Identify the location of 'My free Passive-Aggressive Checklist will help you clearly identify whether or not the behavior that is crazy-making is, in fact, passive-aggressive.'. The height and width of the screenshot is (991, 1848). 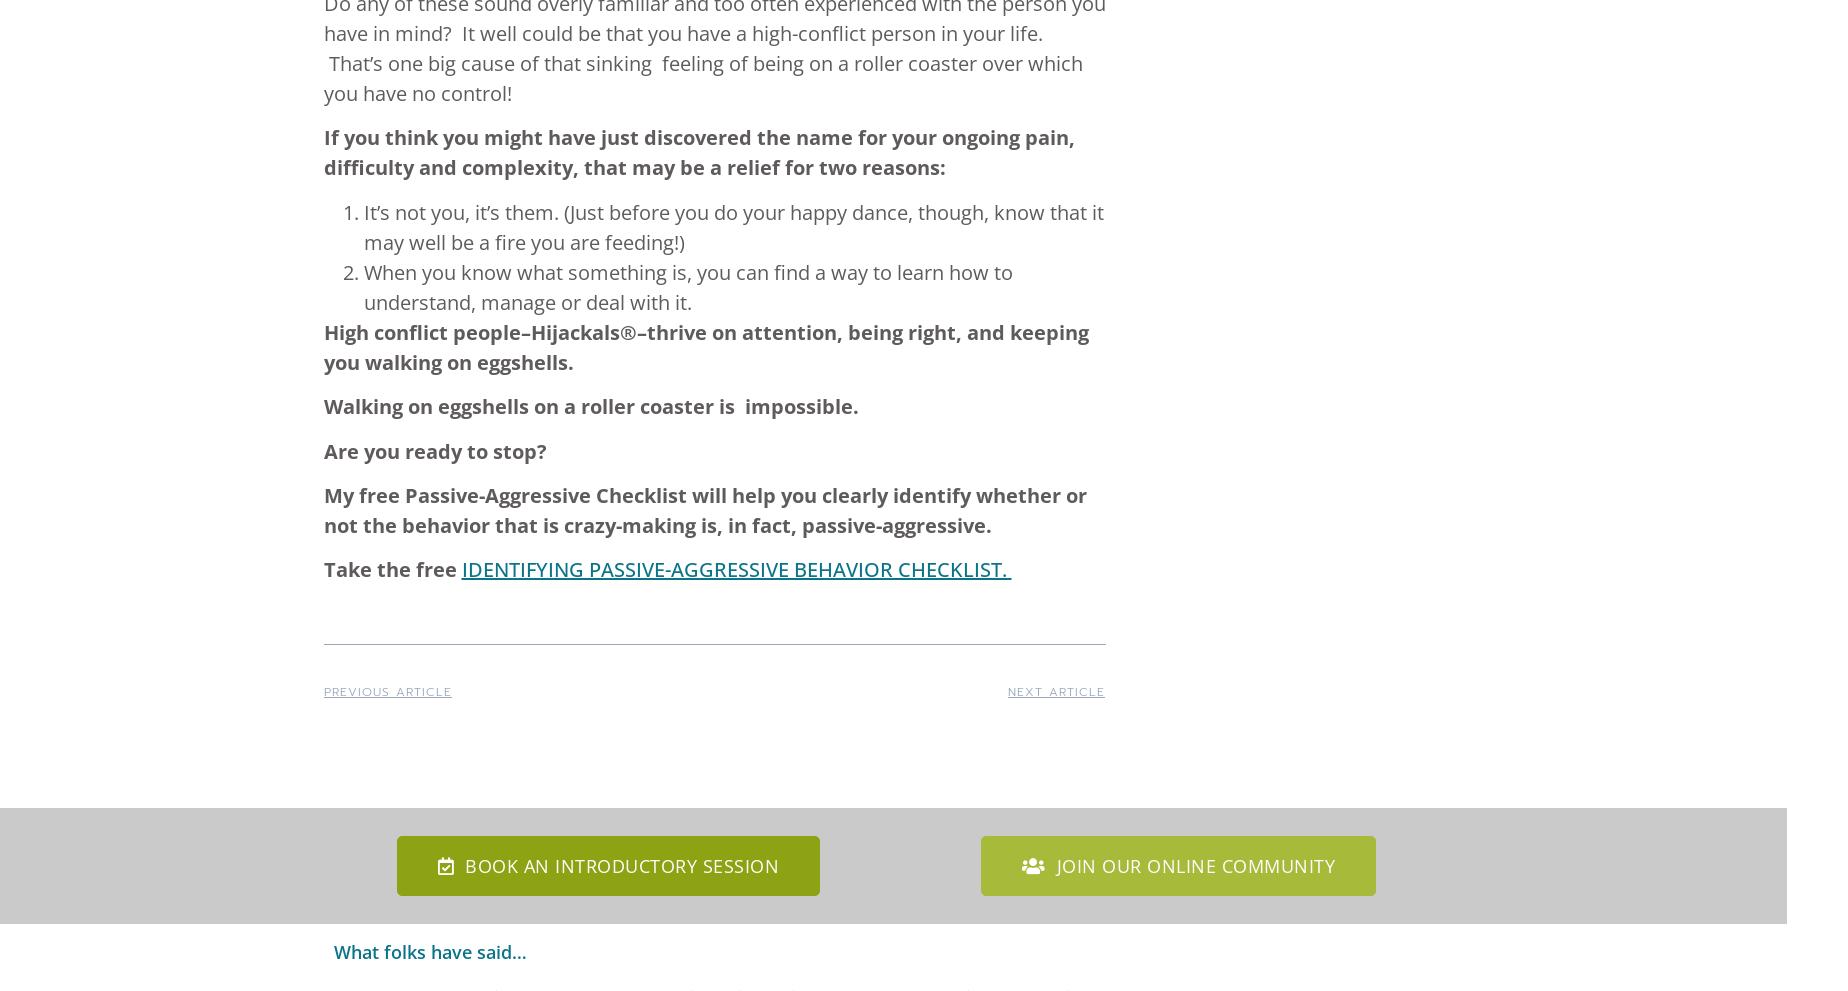
(704, 509).